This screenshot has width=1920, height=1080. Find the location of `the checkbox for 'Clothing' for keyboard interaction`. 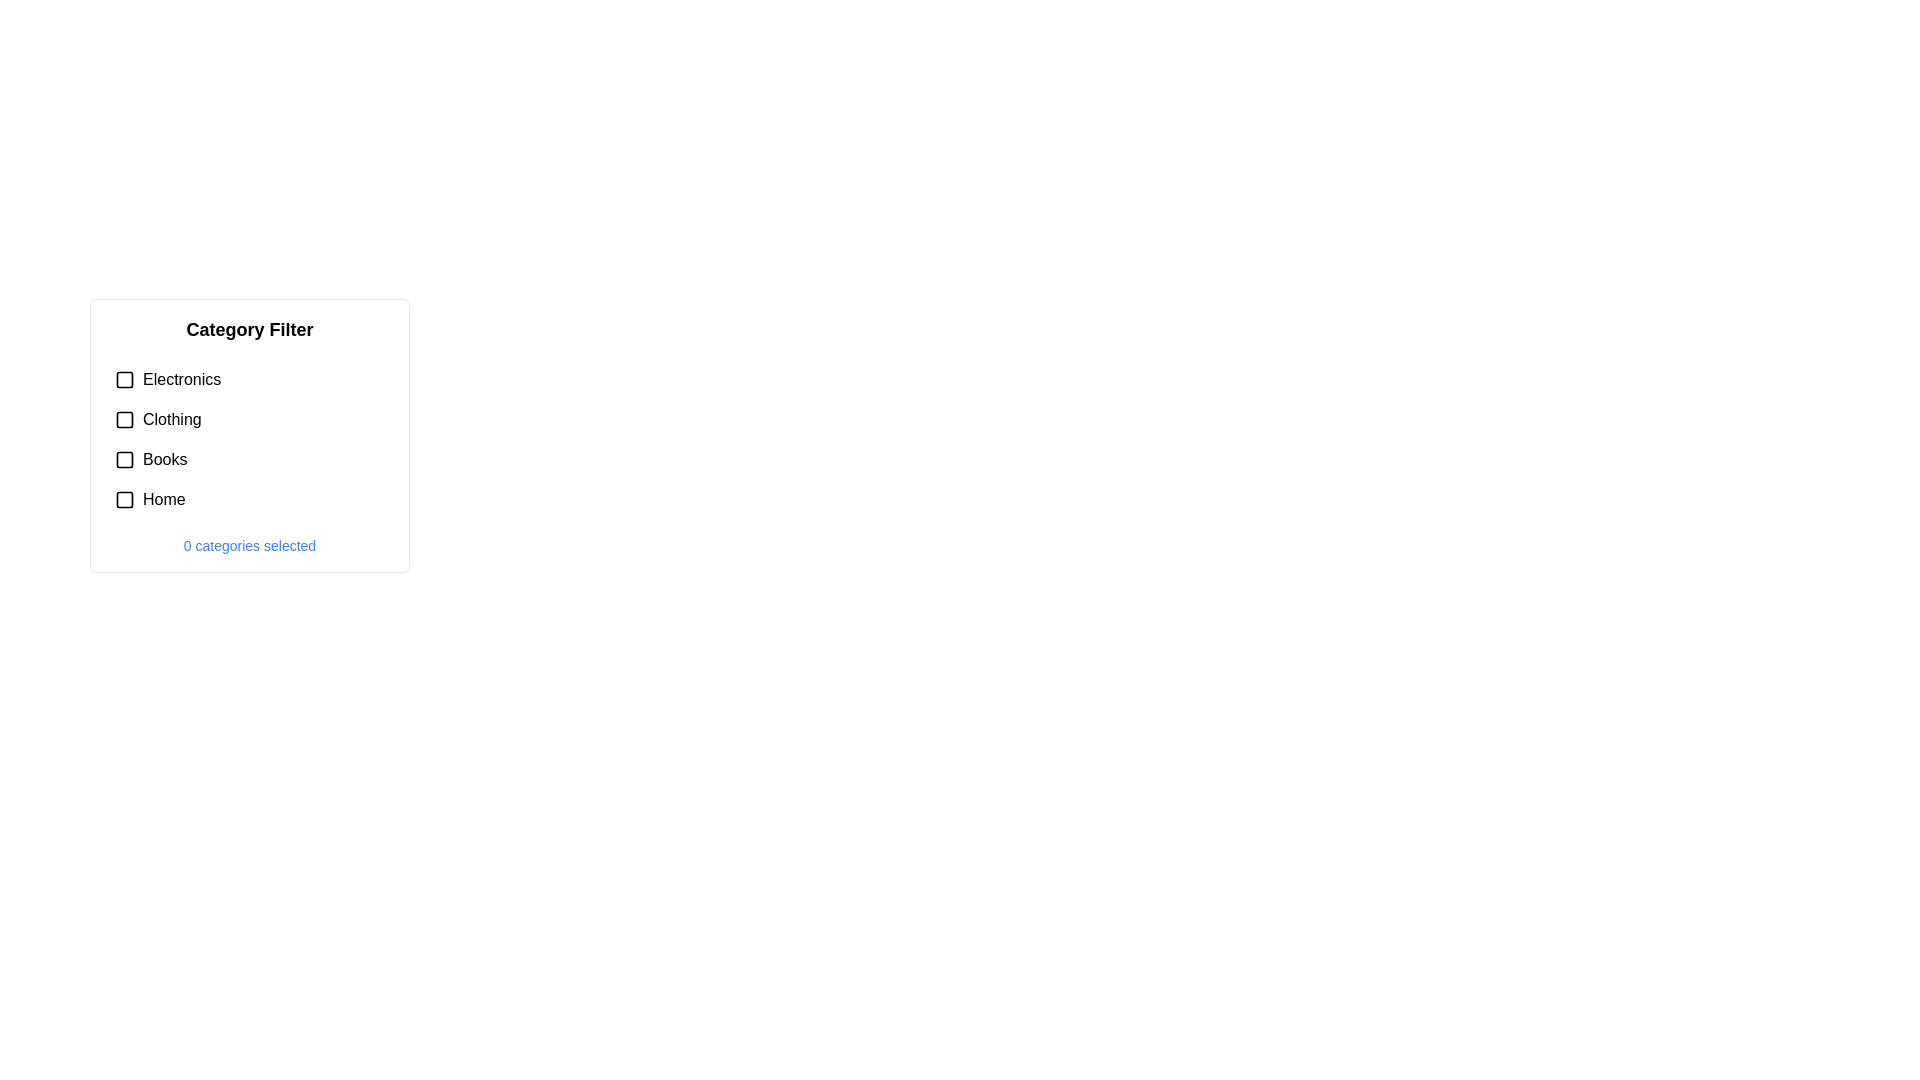

the checkbox for 'Clothing' for keyboard interaction is located at coordinates (123, 419).